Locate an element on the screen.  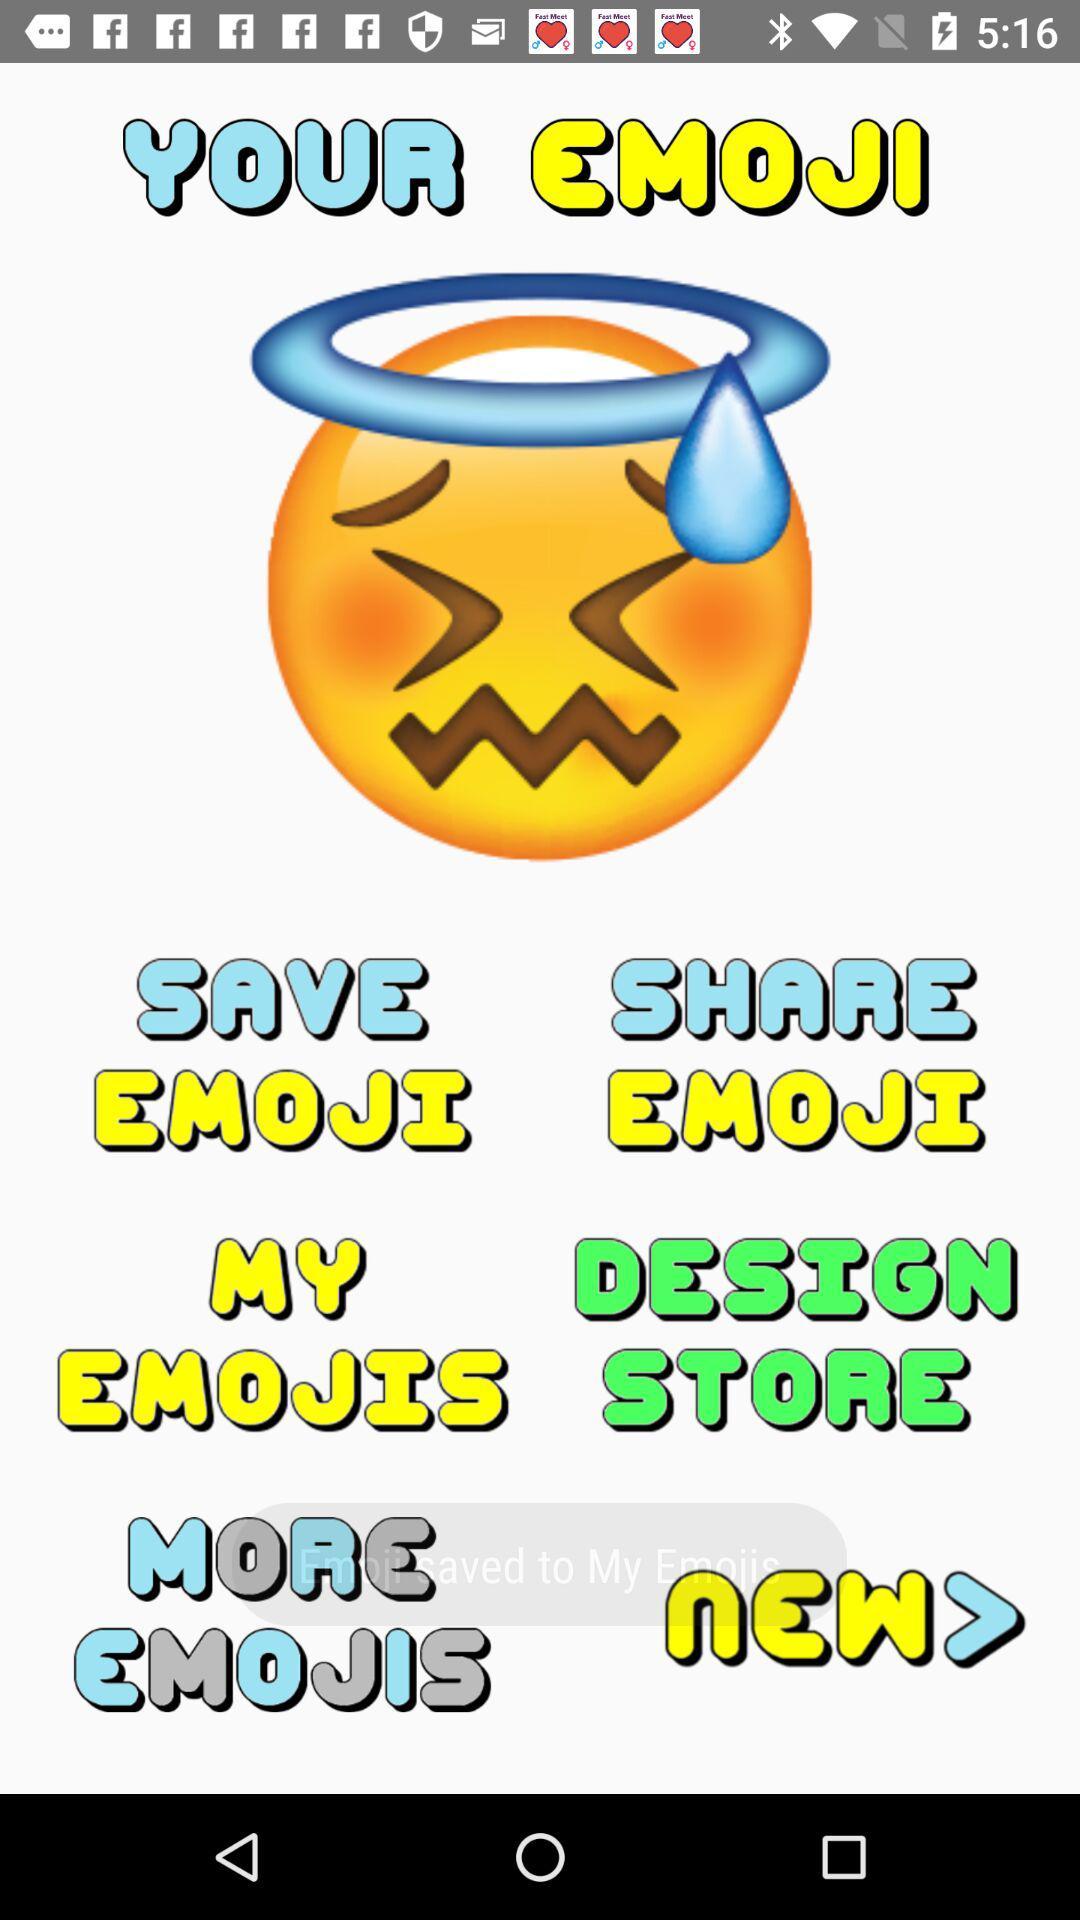
share the emoji is located at coordinates (795, 1054).